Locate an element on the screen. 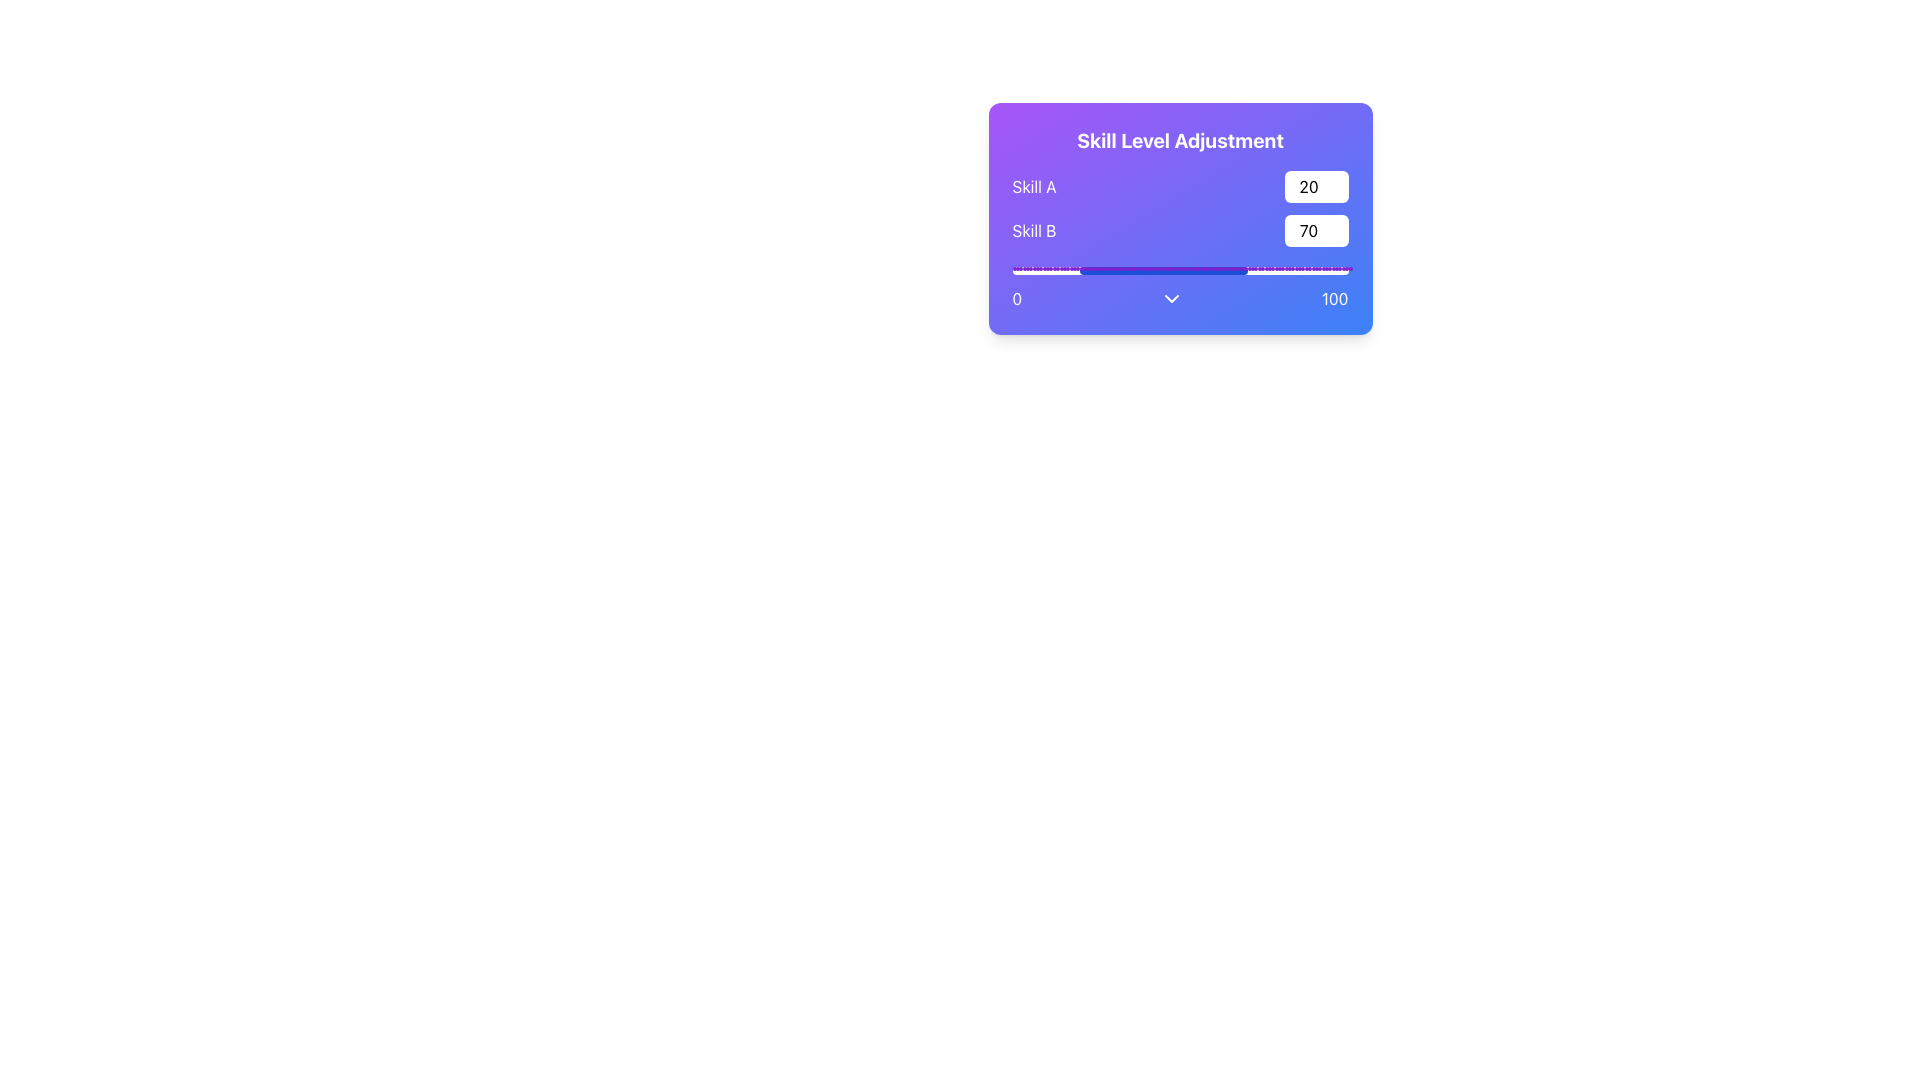 Image resolution: width=1920 pixels, height=1080 pixels. the Number input field for 'Skill B' to focus it for input is located at coordinates (1316, 230).